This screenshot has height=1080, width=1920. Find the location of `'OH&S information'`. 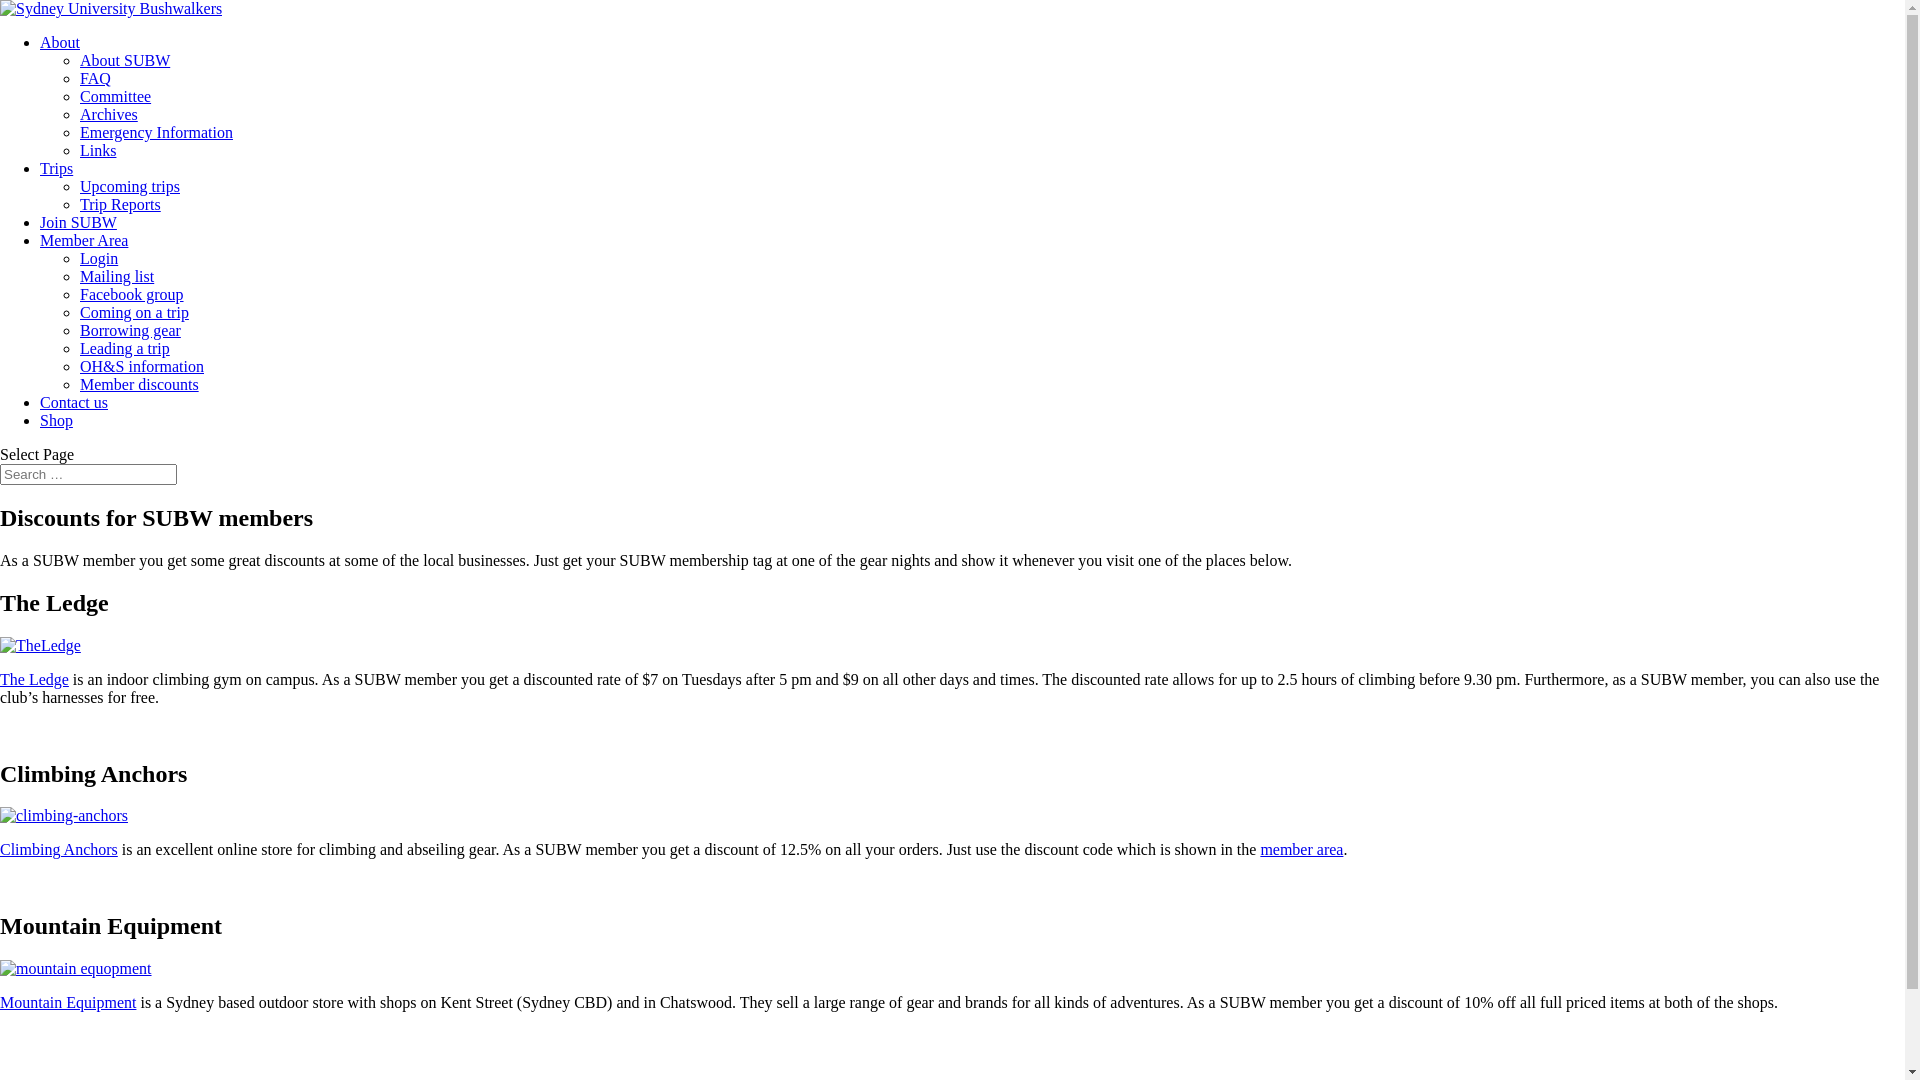

'OH&S information' is located at coordinates (141, 366).